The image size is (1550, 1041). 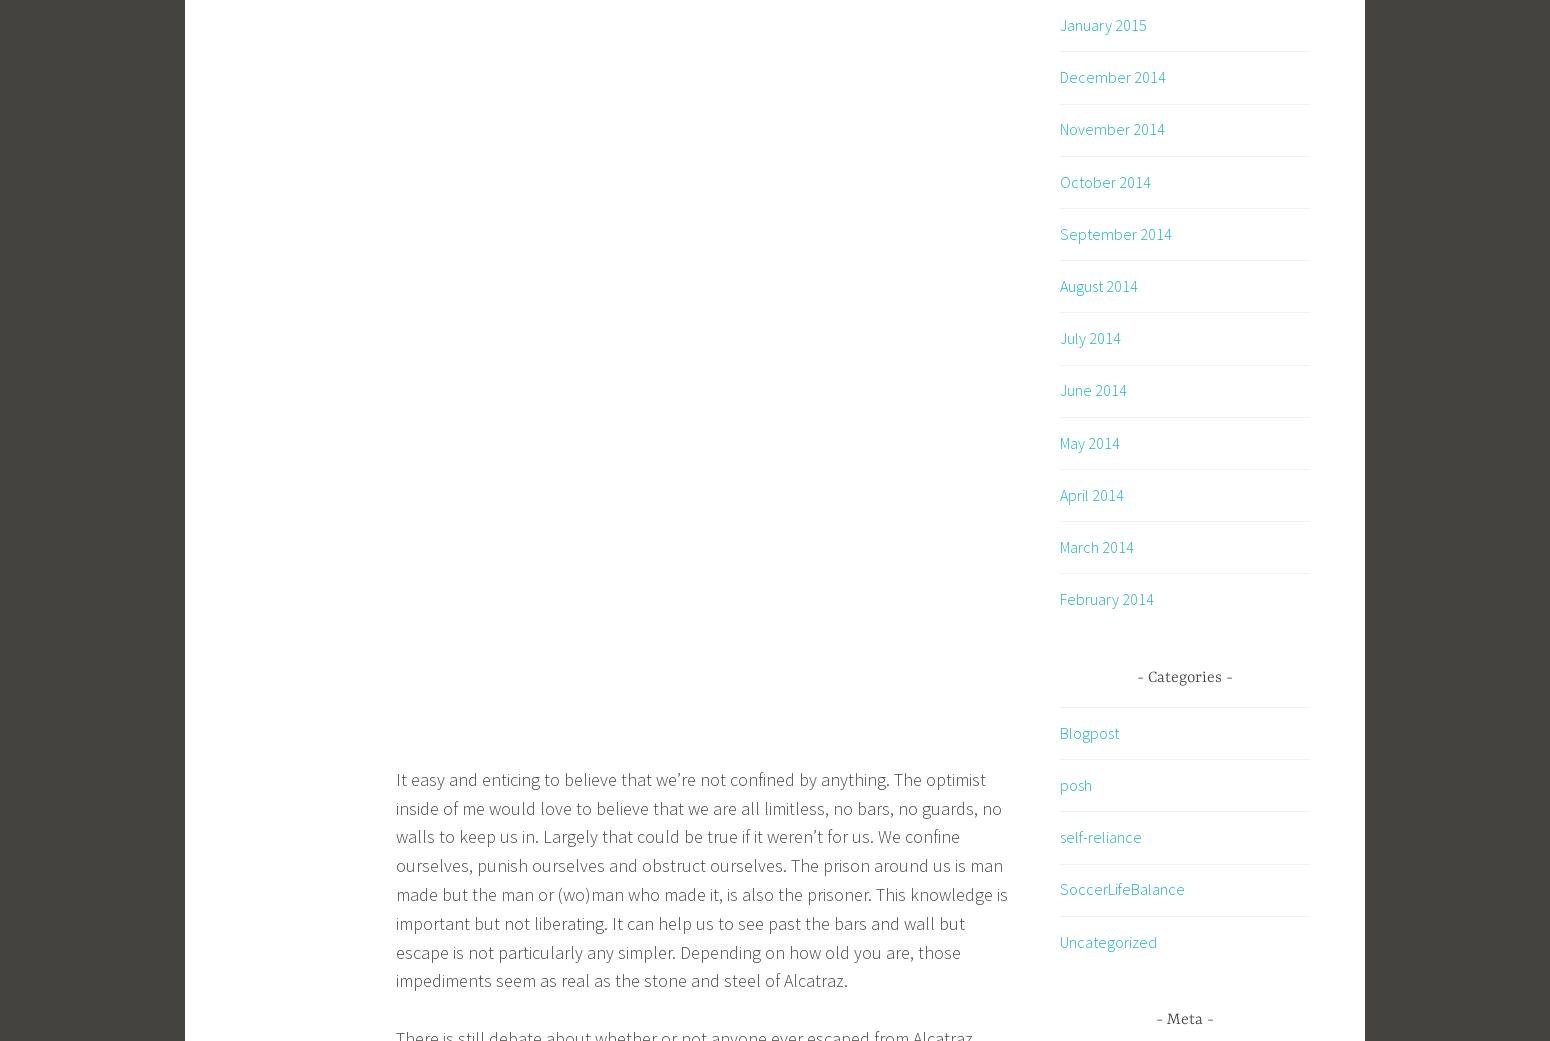 What do you see at coordinates (1115, 231) in the screenshot?
I see `'September 2014'` at bounding box center [1115, 231].